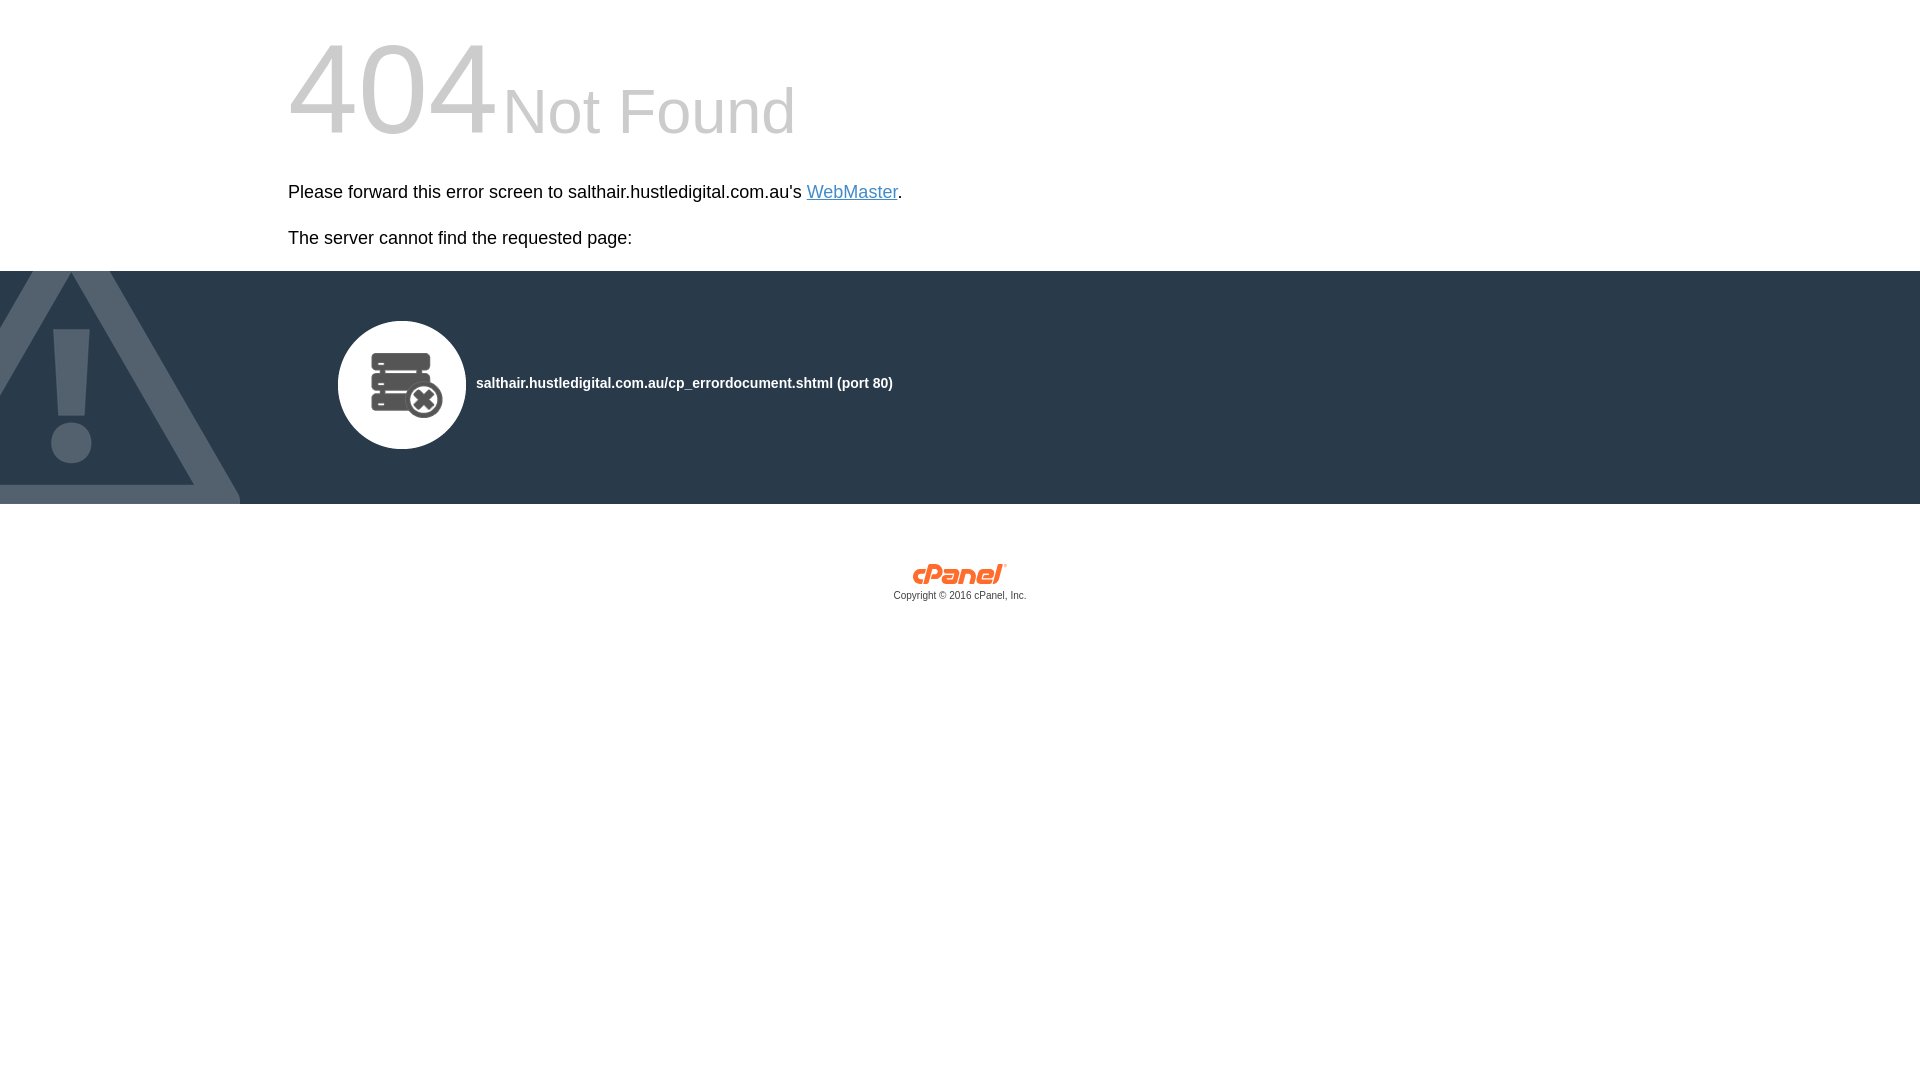 This screenshot has width=1920, height=1080. What do you see at coordinates (852, 192) in the screenshot?
I see `'WebMaster'` at bounding box center [852, 192].